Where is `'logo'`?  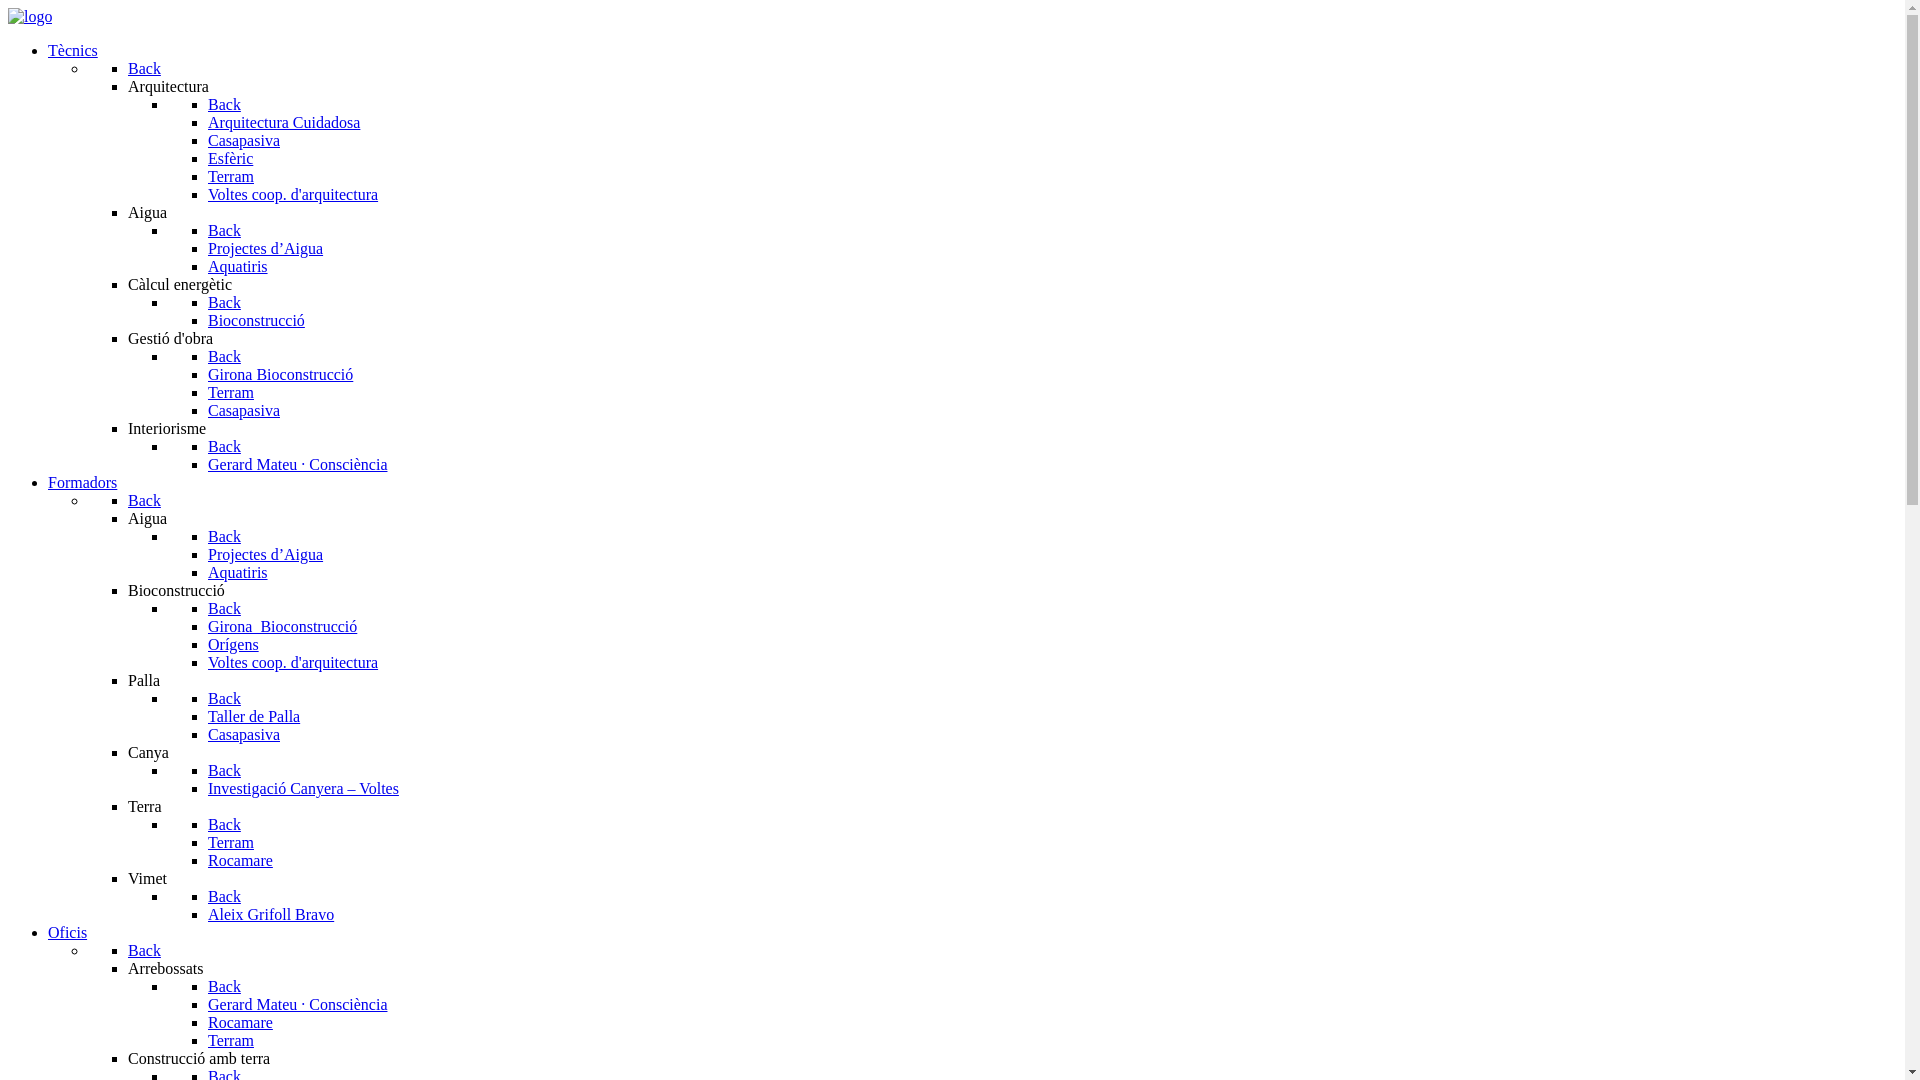 'logo' is located at coordinates (29, 16).